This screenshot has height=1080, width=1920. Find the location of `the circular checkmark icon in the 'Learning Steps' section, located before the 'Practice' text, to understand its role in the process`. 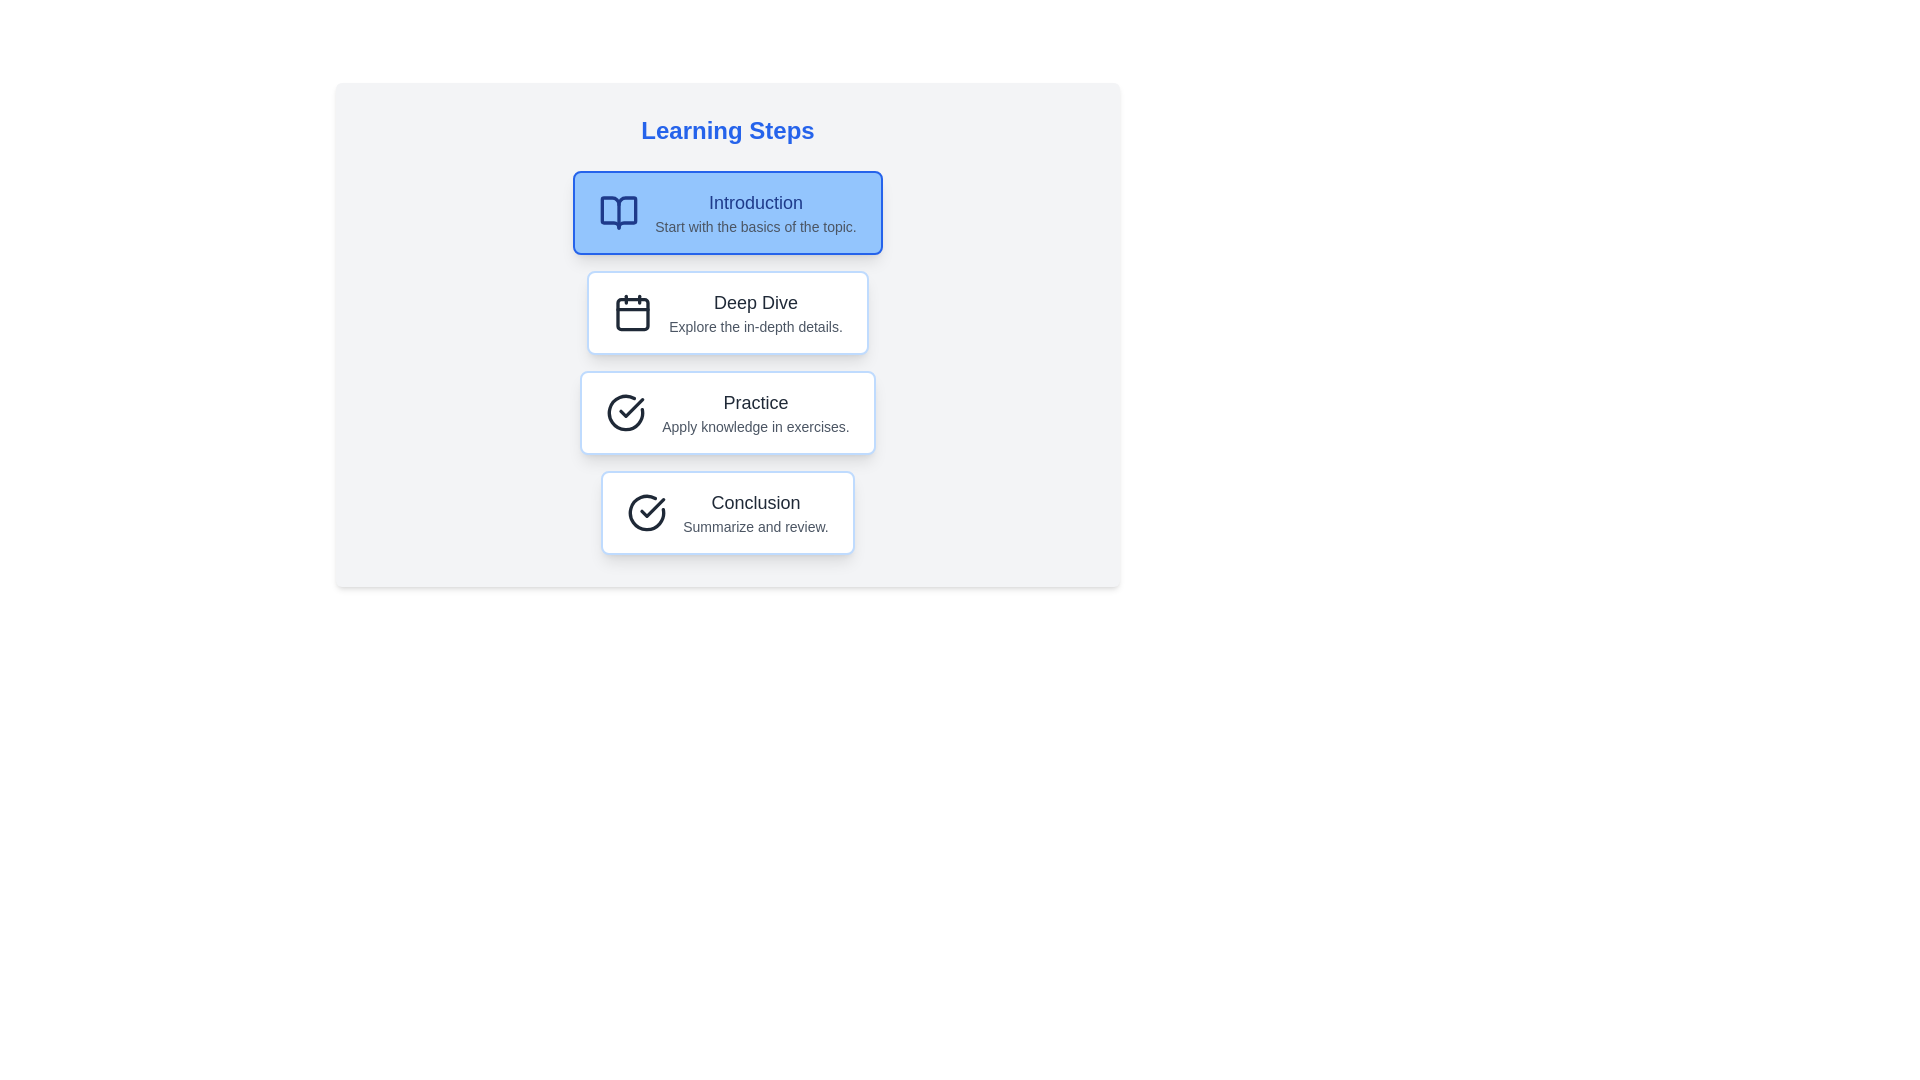

the circular checkmark icon in the 'Learning Steps' section, located before the 'Practice' text, to understand its role in the process is located at coordinates (625, 411).